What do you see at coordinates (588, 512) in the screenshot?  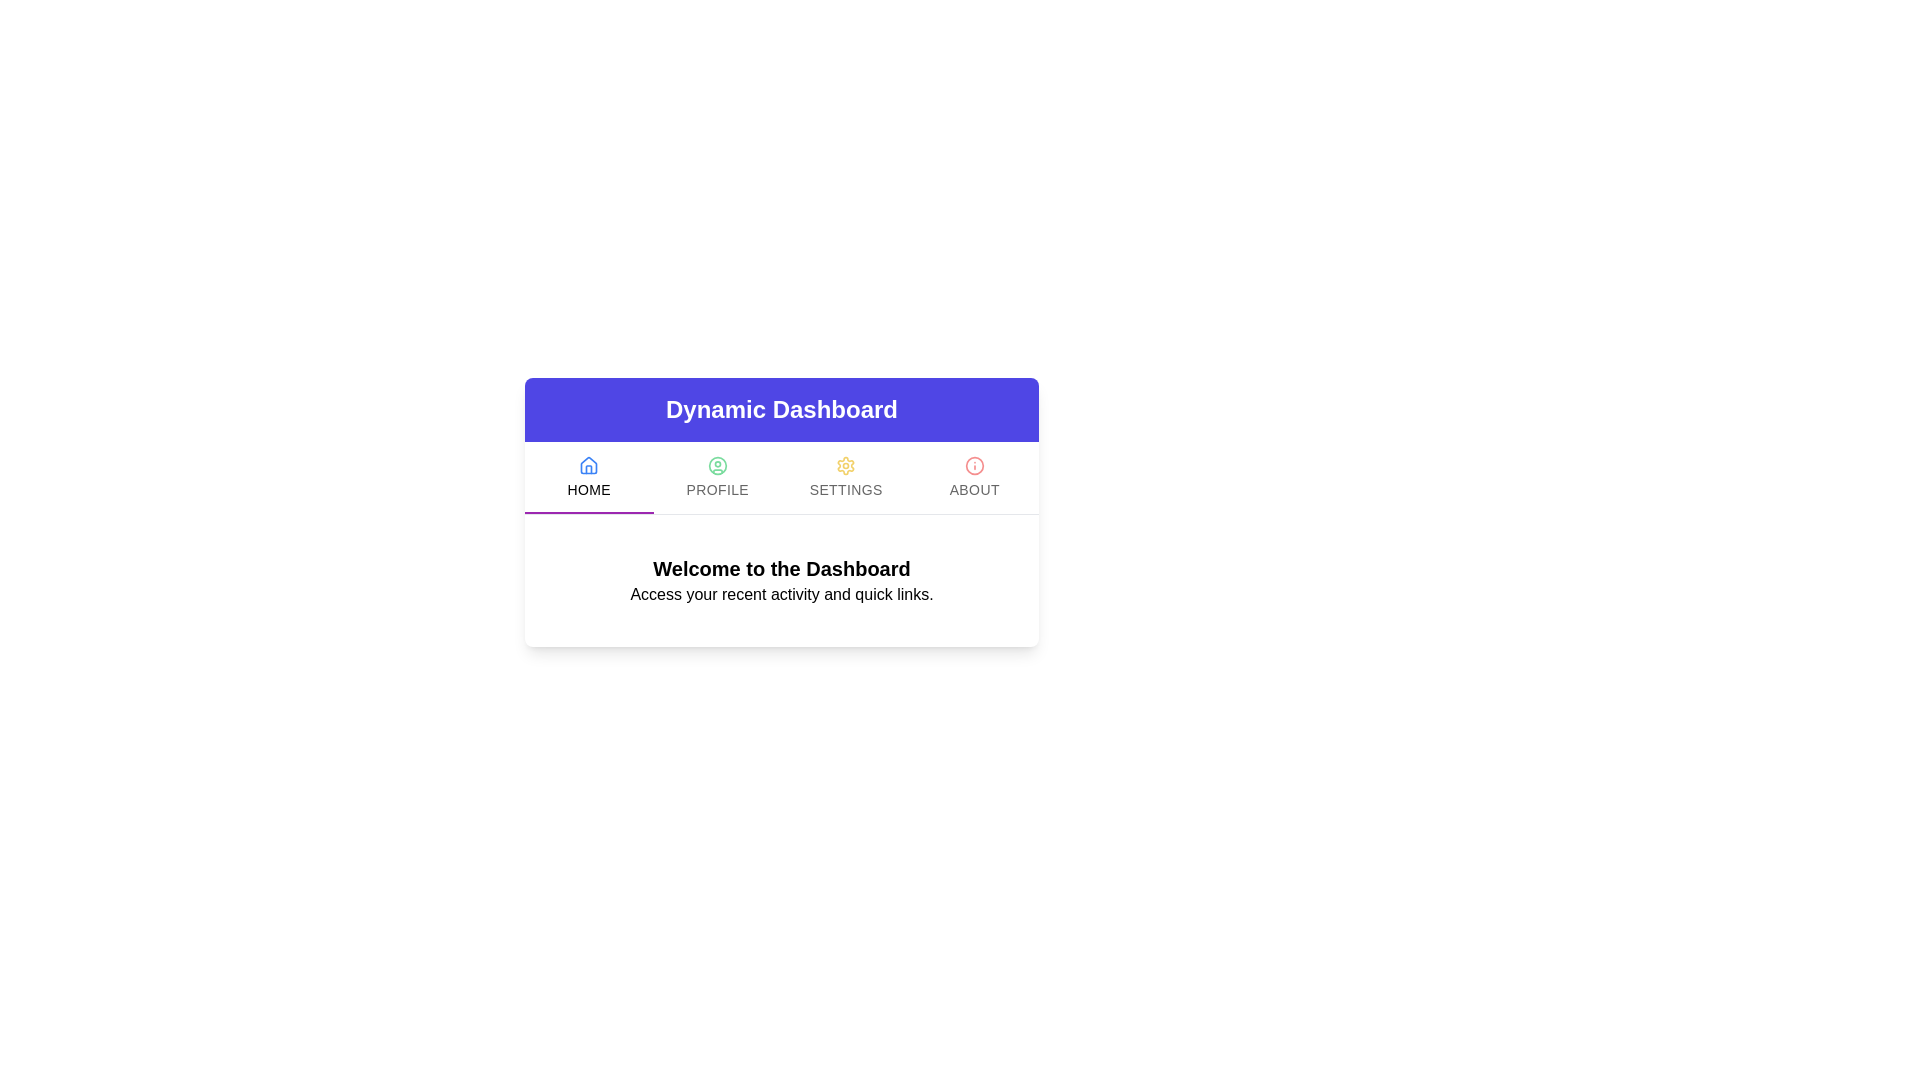 I see `the thin red horizontal line indicating the active tab under the 'Home' section in the tab navigation bar` at bounding box center [588, 512].